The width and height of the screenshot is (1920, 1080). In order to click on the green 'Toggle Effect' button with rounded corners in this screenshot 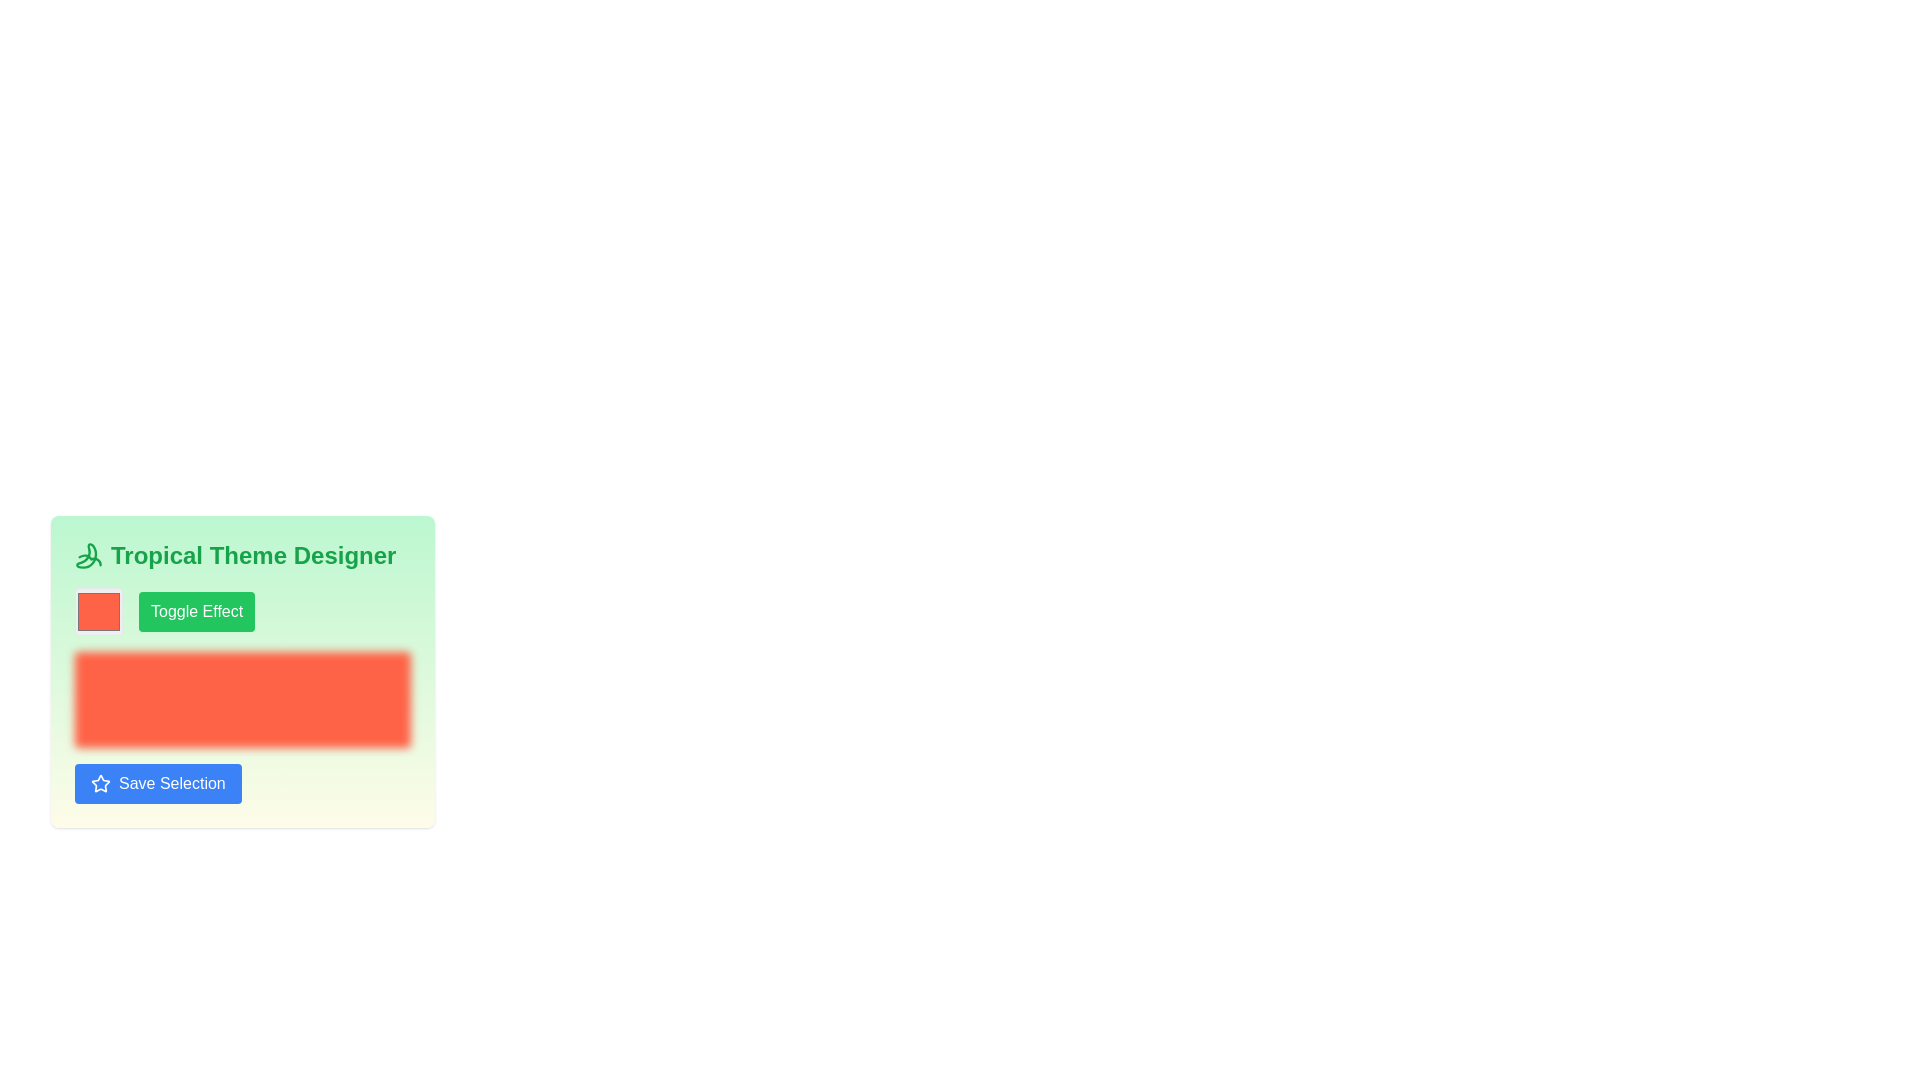, I will do `click(197, 611)`.